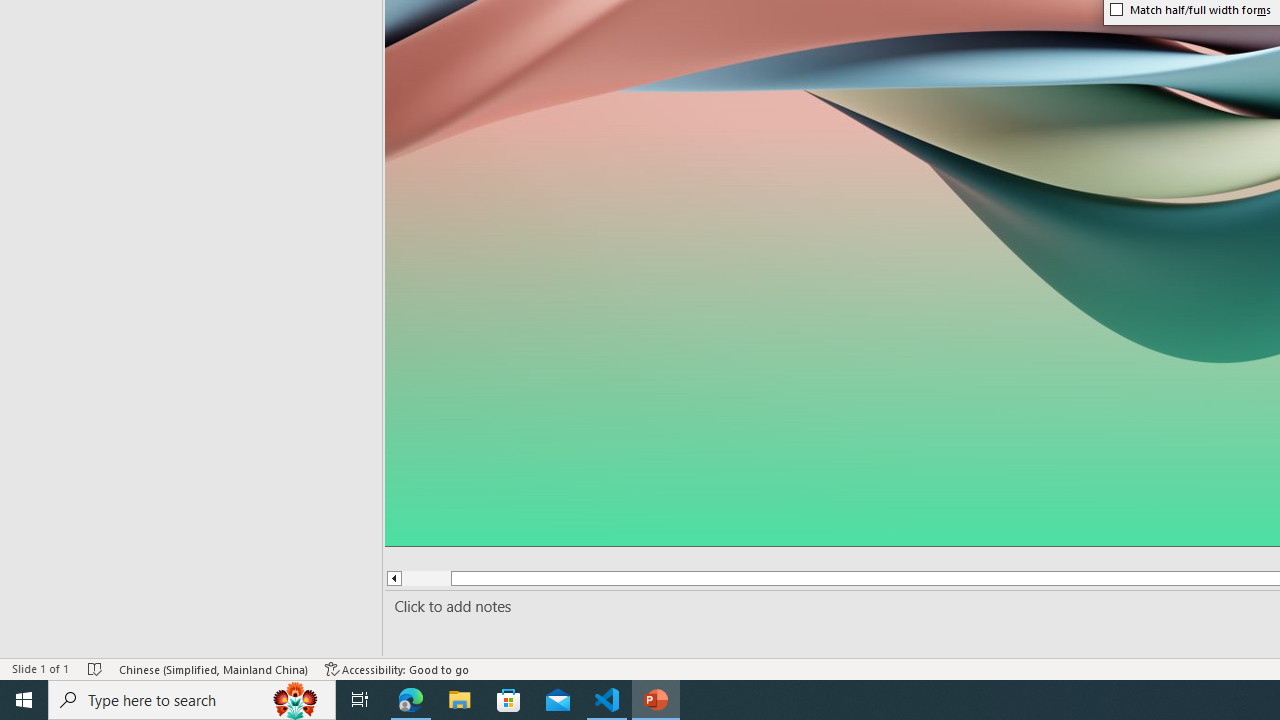 Image resolution: width=1280 pixels, height=720 pixels. I want to click on 'PowerPoint - 1 running window', so click(656, 698).